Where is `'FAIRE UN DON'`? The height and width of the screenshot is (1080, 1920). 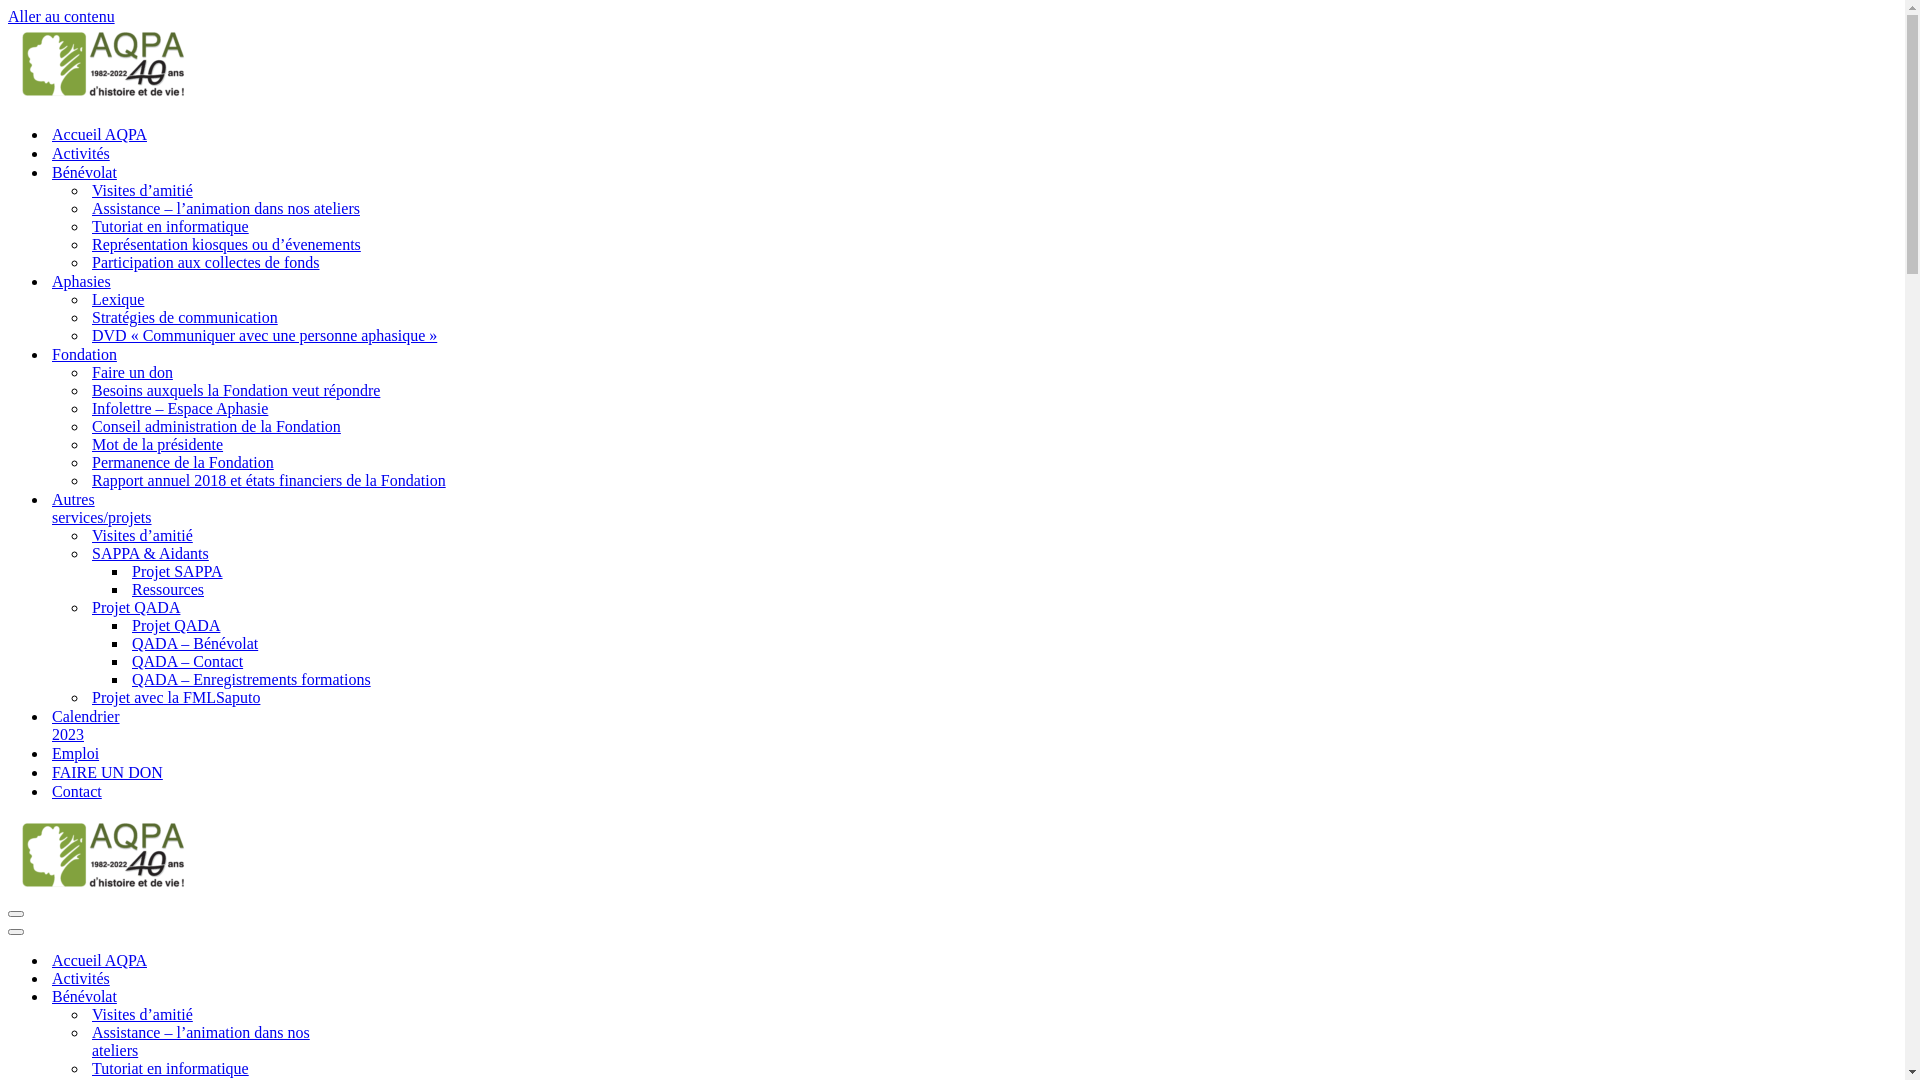
'FAIRE UN DON' is located at coordinates (106, 771).